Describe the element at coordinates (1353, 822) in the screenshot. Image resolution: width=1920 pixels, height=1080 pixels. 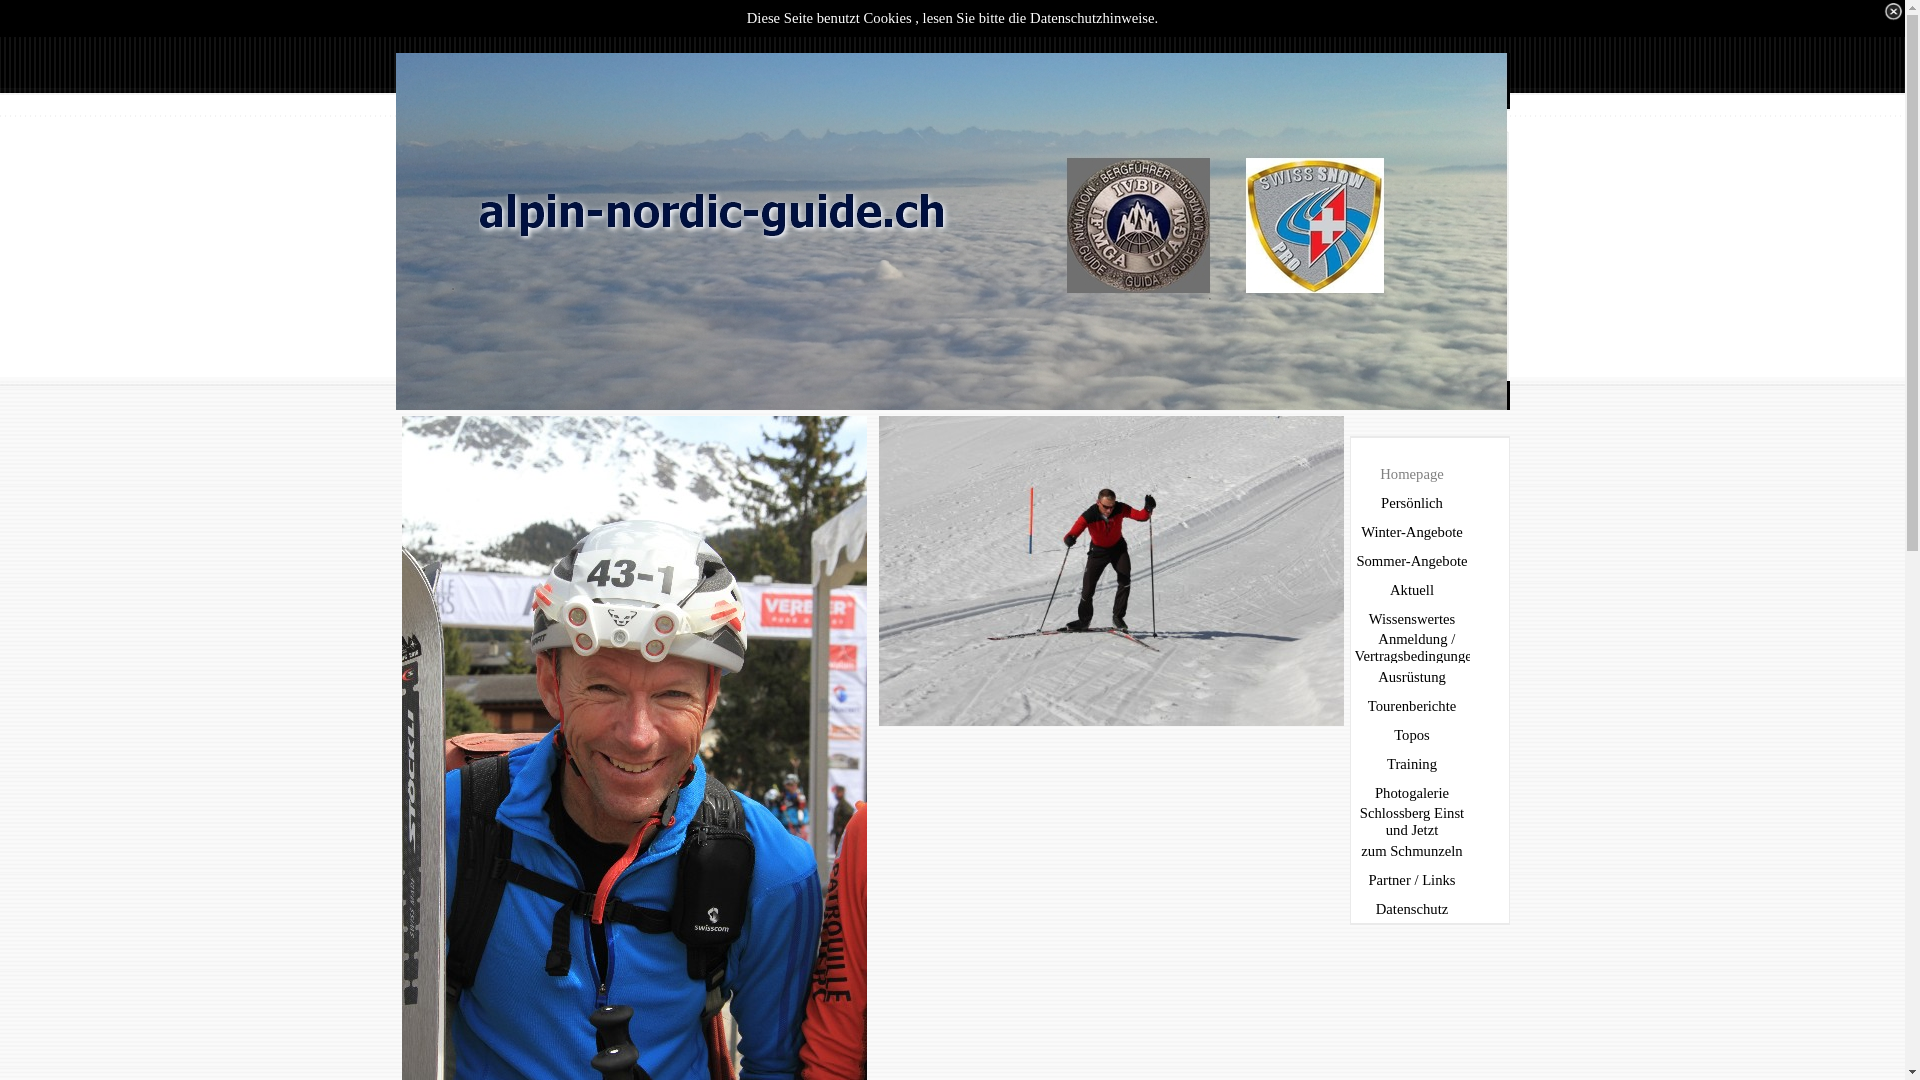
I see `'Schlossberg Einst und Jetzt'` at that location.